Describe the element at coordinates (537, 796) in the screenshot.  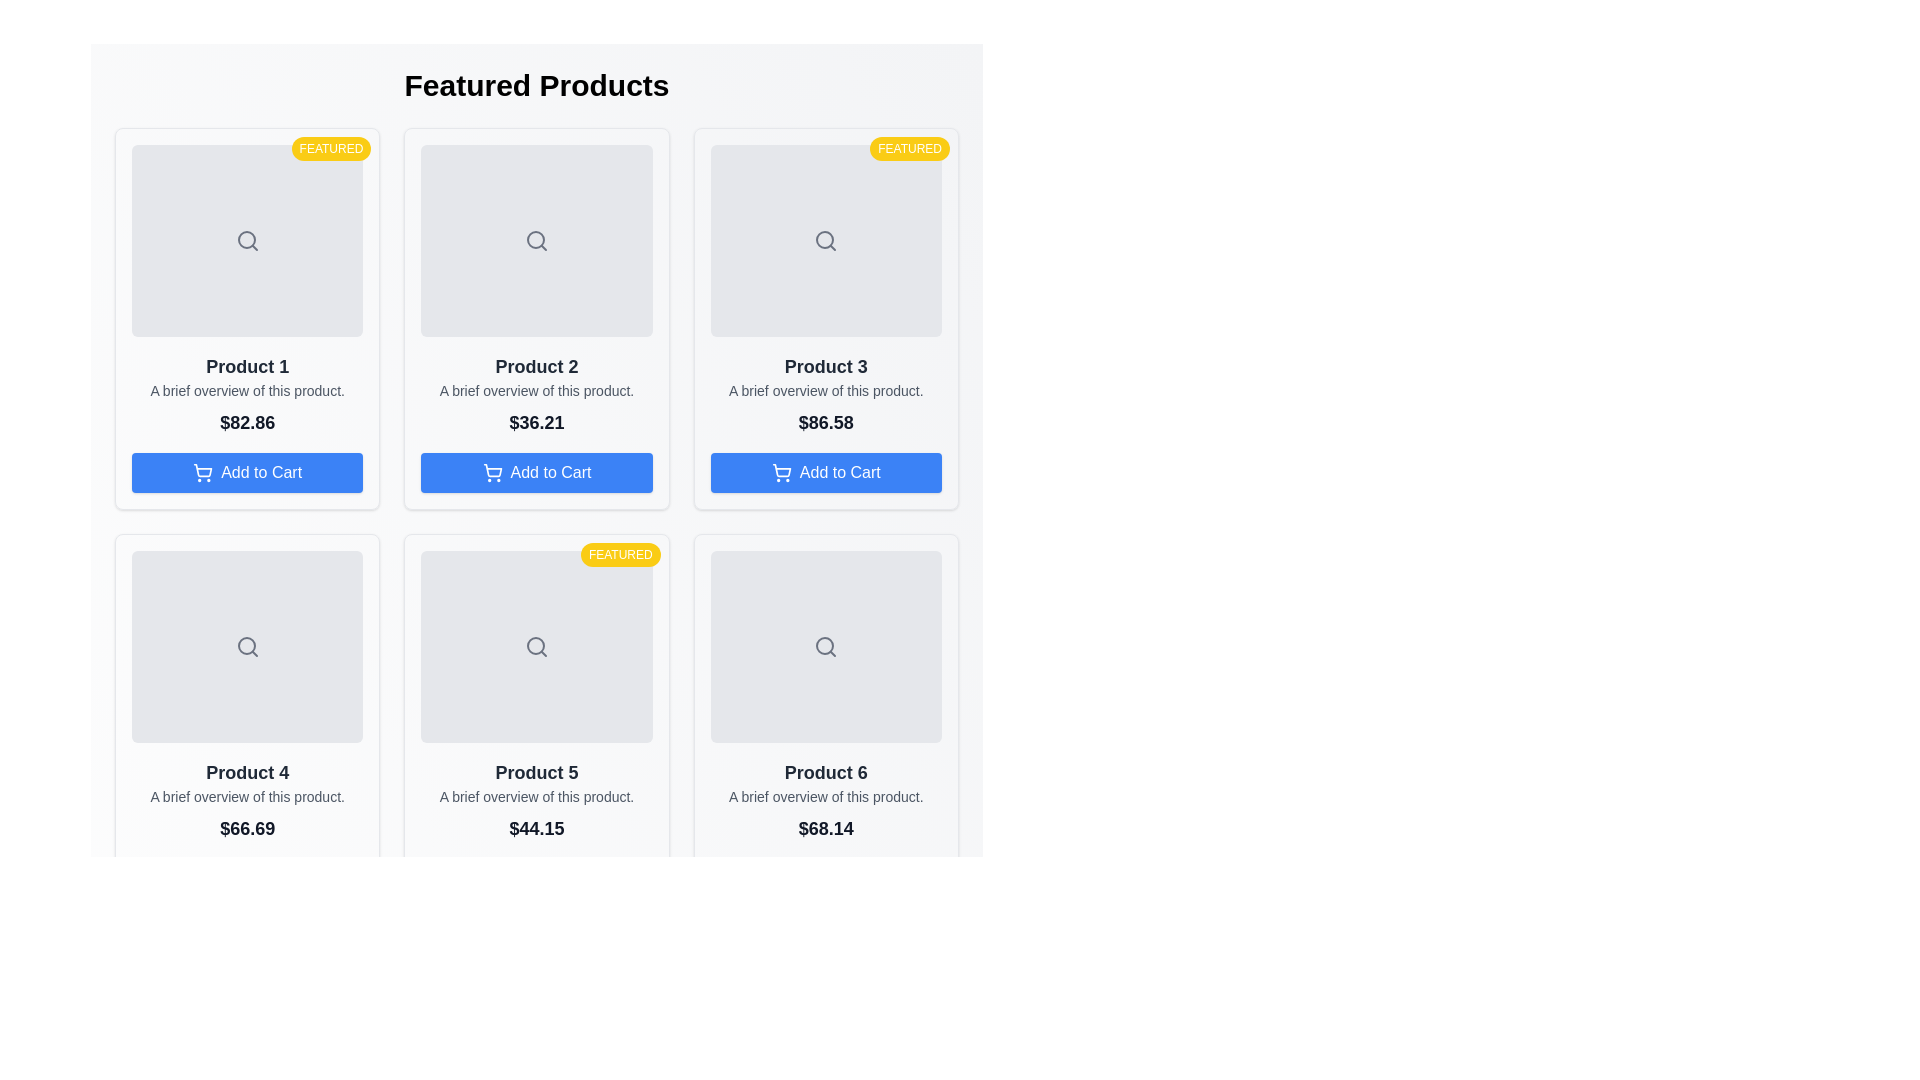
I see `the text label stating 'A brief overview of this product.' which is located below the title 'Product 5' in the product card` at that location.